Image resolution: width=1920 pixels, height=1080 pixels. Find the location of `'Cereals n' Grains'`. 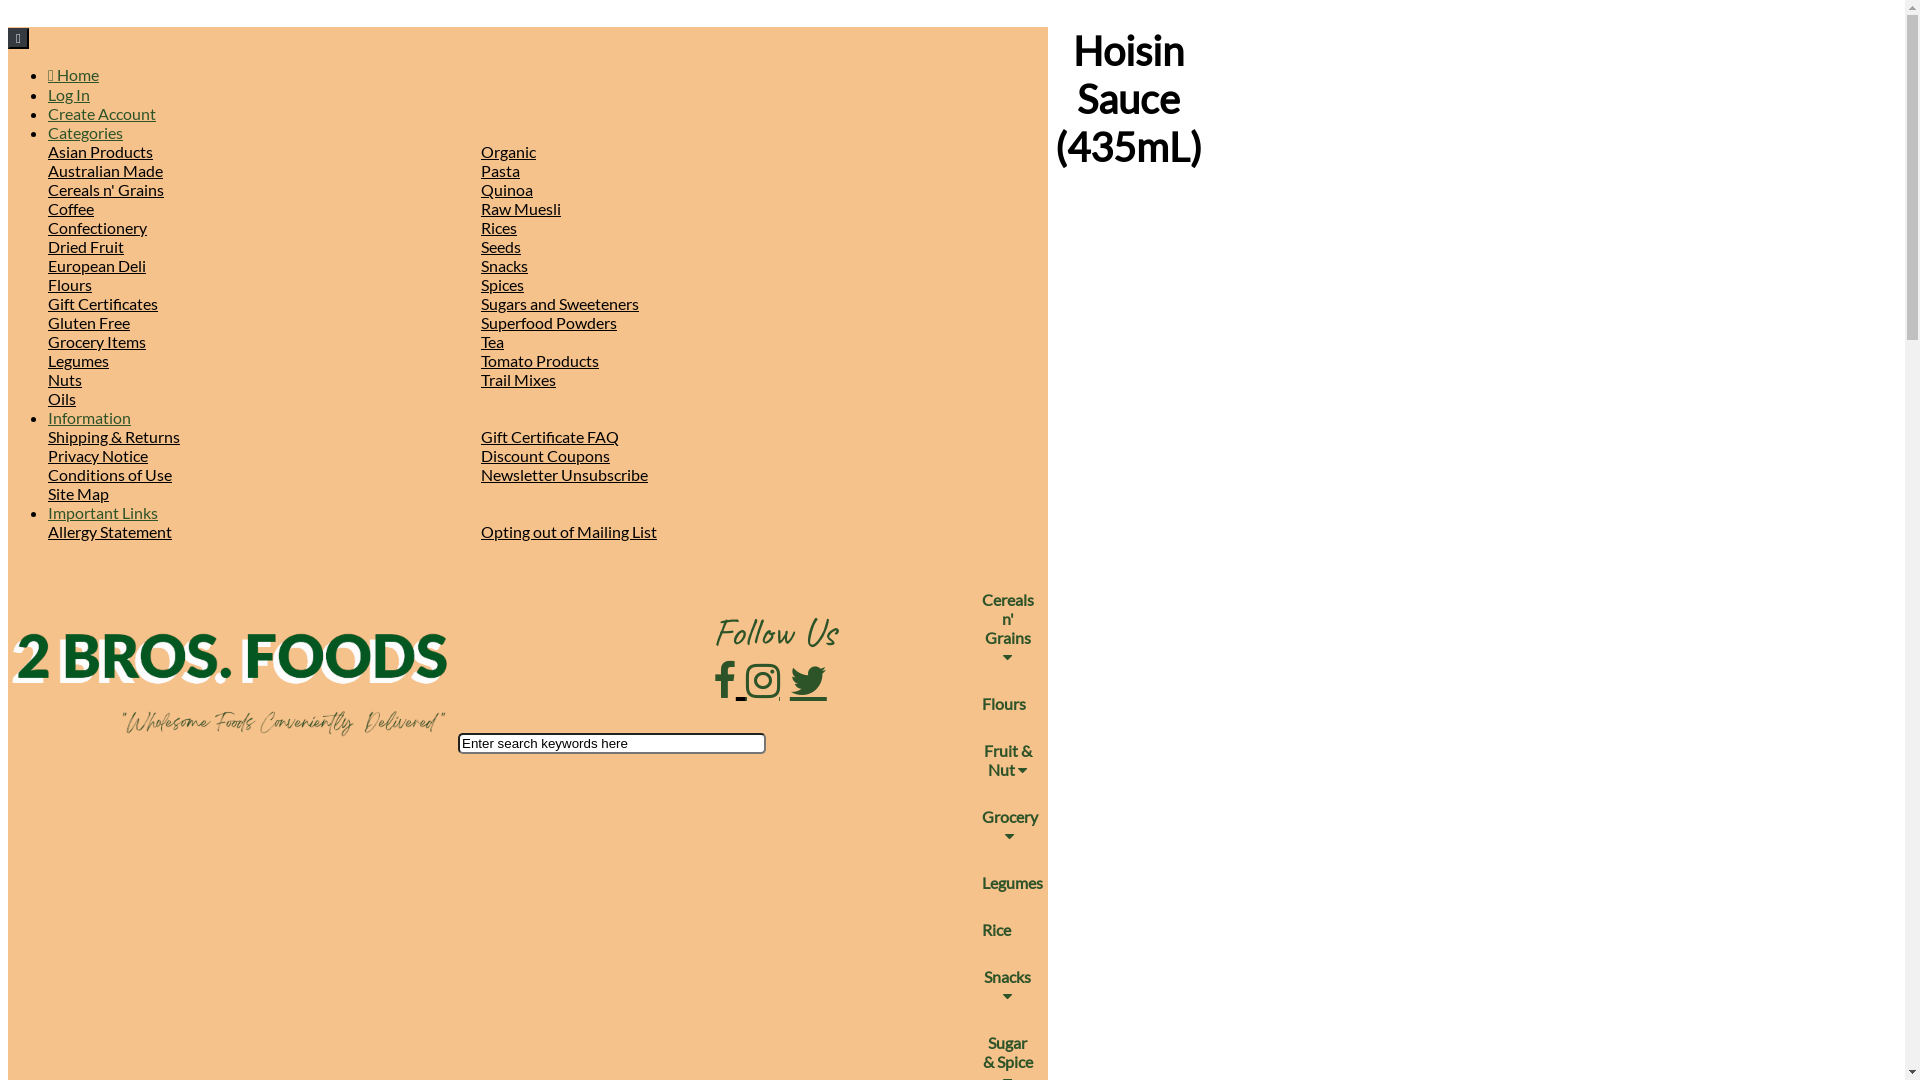

'Cereals n' Grains' is located at coordinates (1008, 627).